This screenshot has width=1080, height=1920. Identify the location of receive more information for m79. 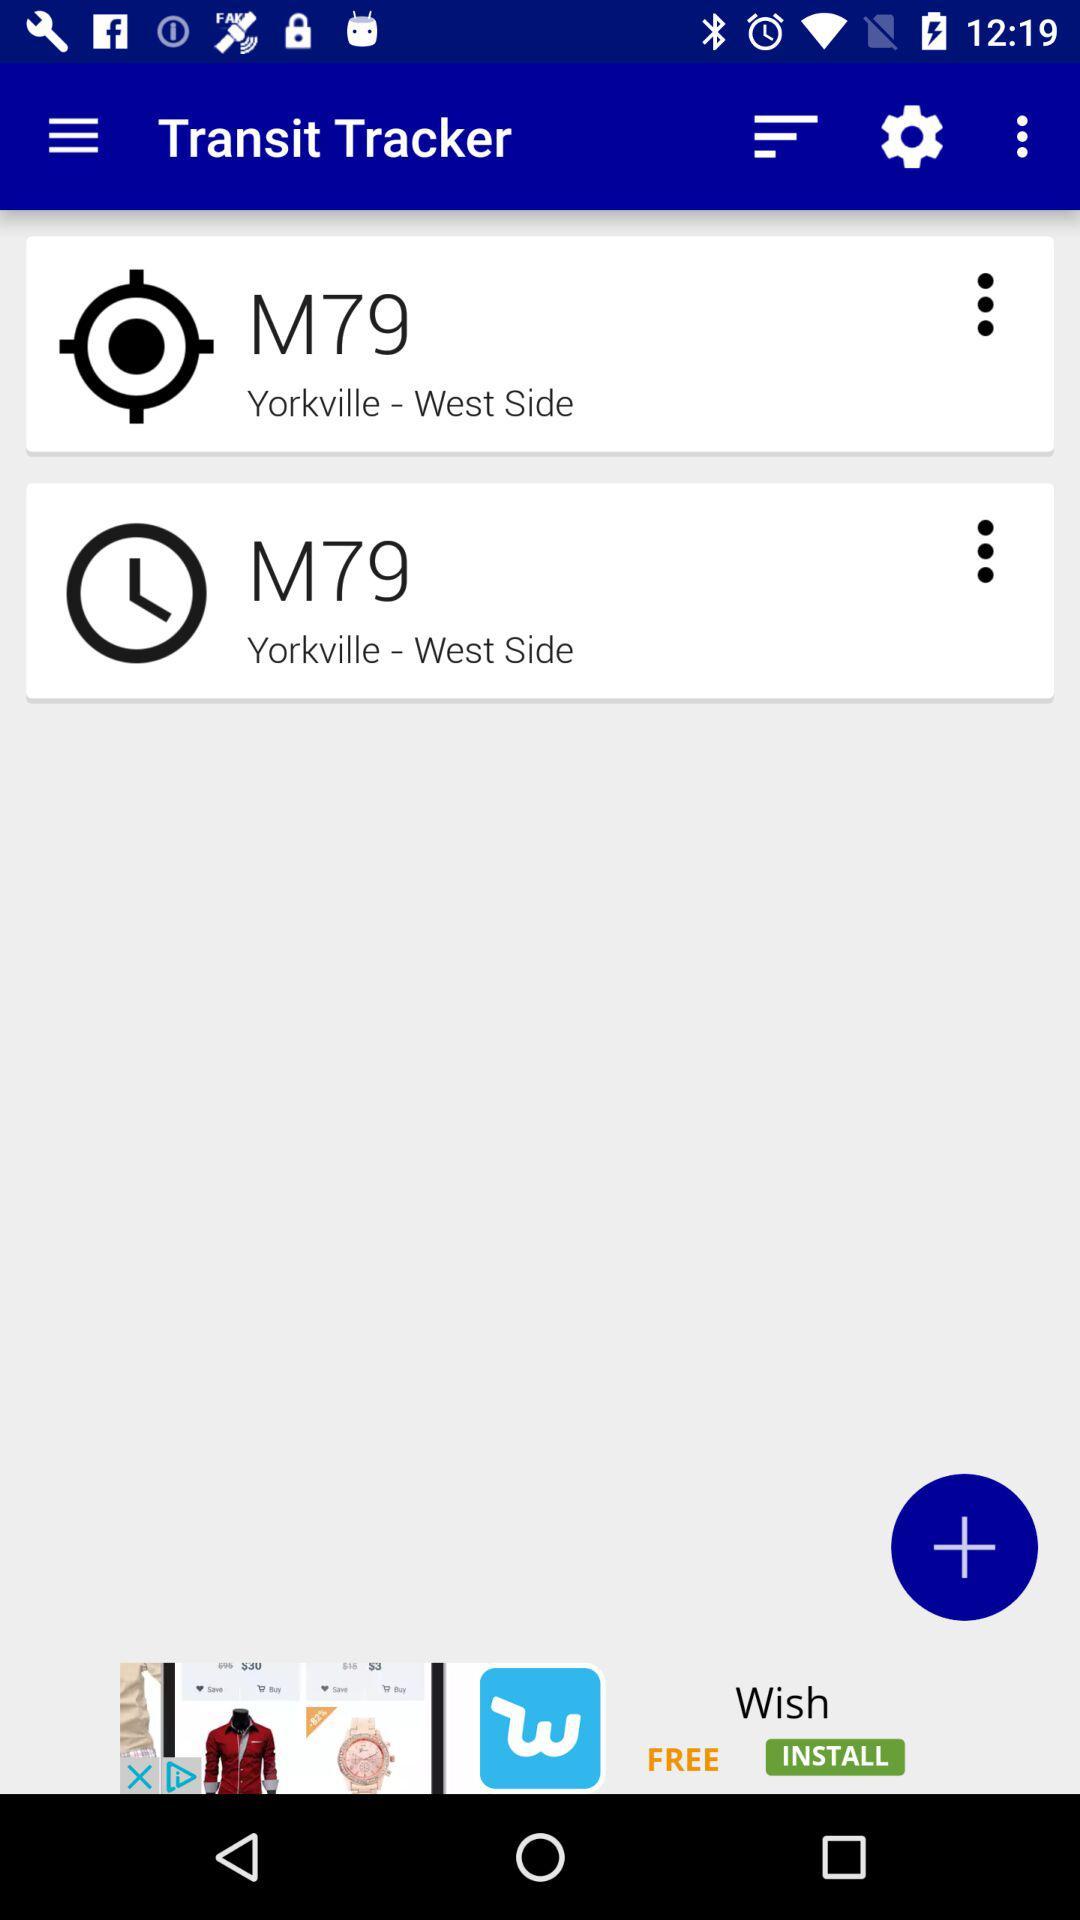
(984, 303).